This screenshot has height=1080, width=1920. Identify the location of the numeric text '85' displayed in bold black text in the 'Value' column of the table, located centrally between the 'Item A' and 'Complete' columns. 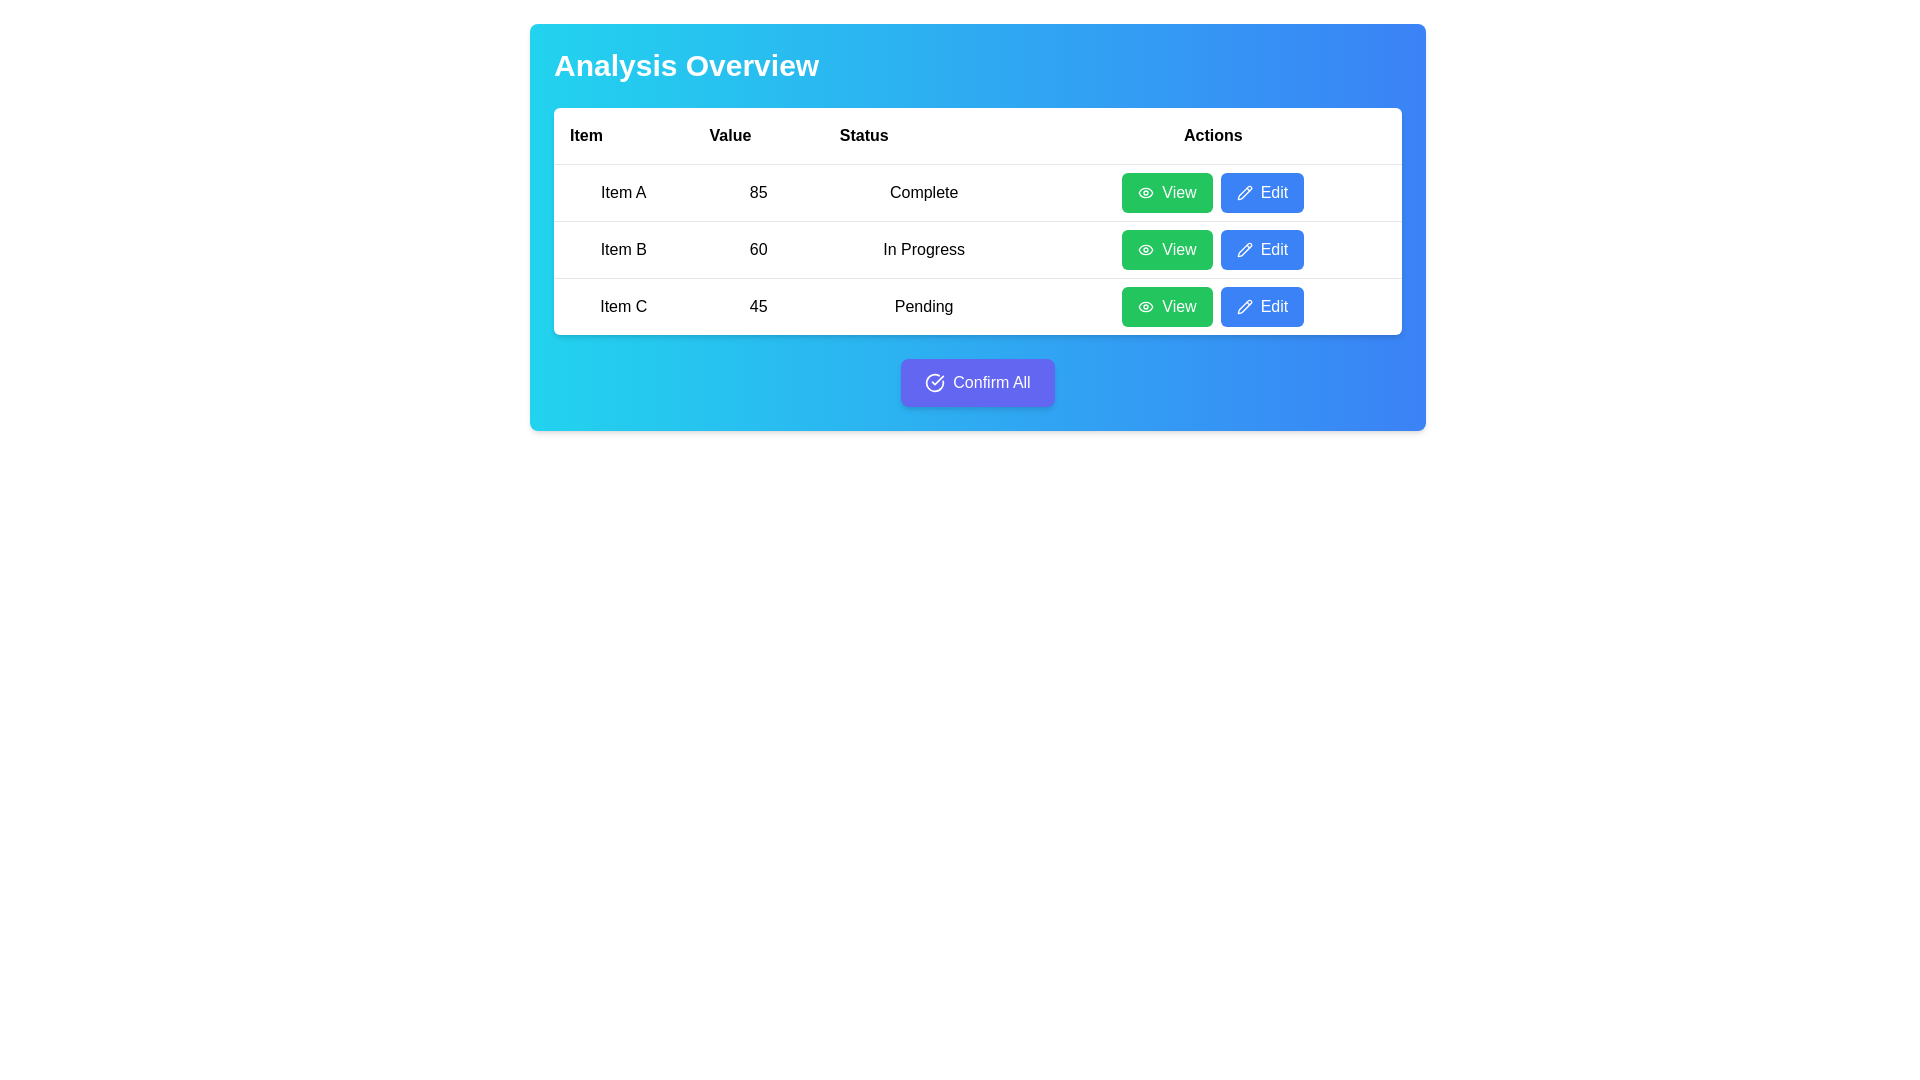
(757, 192).